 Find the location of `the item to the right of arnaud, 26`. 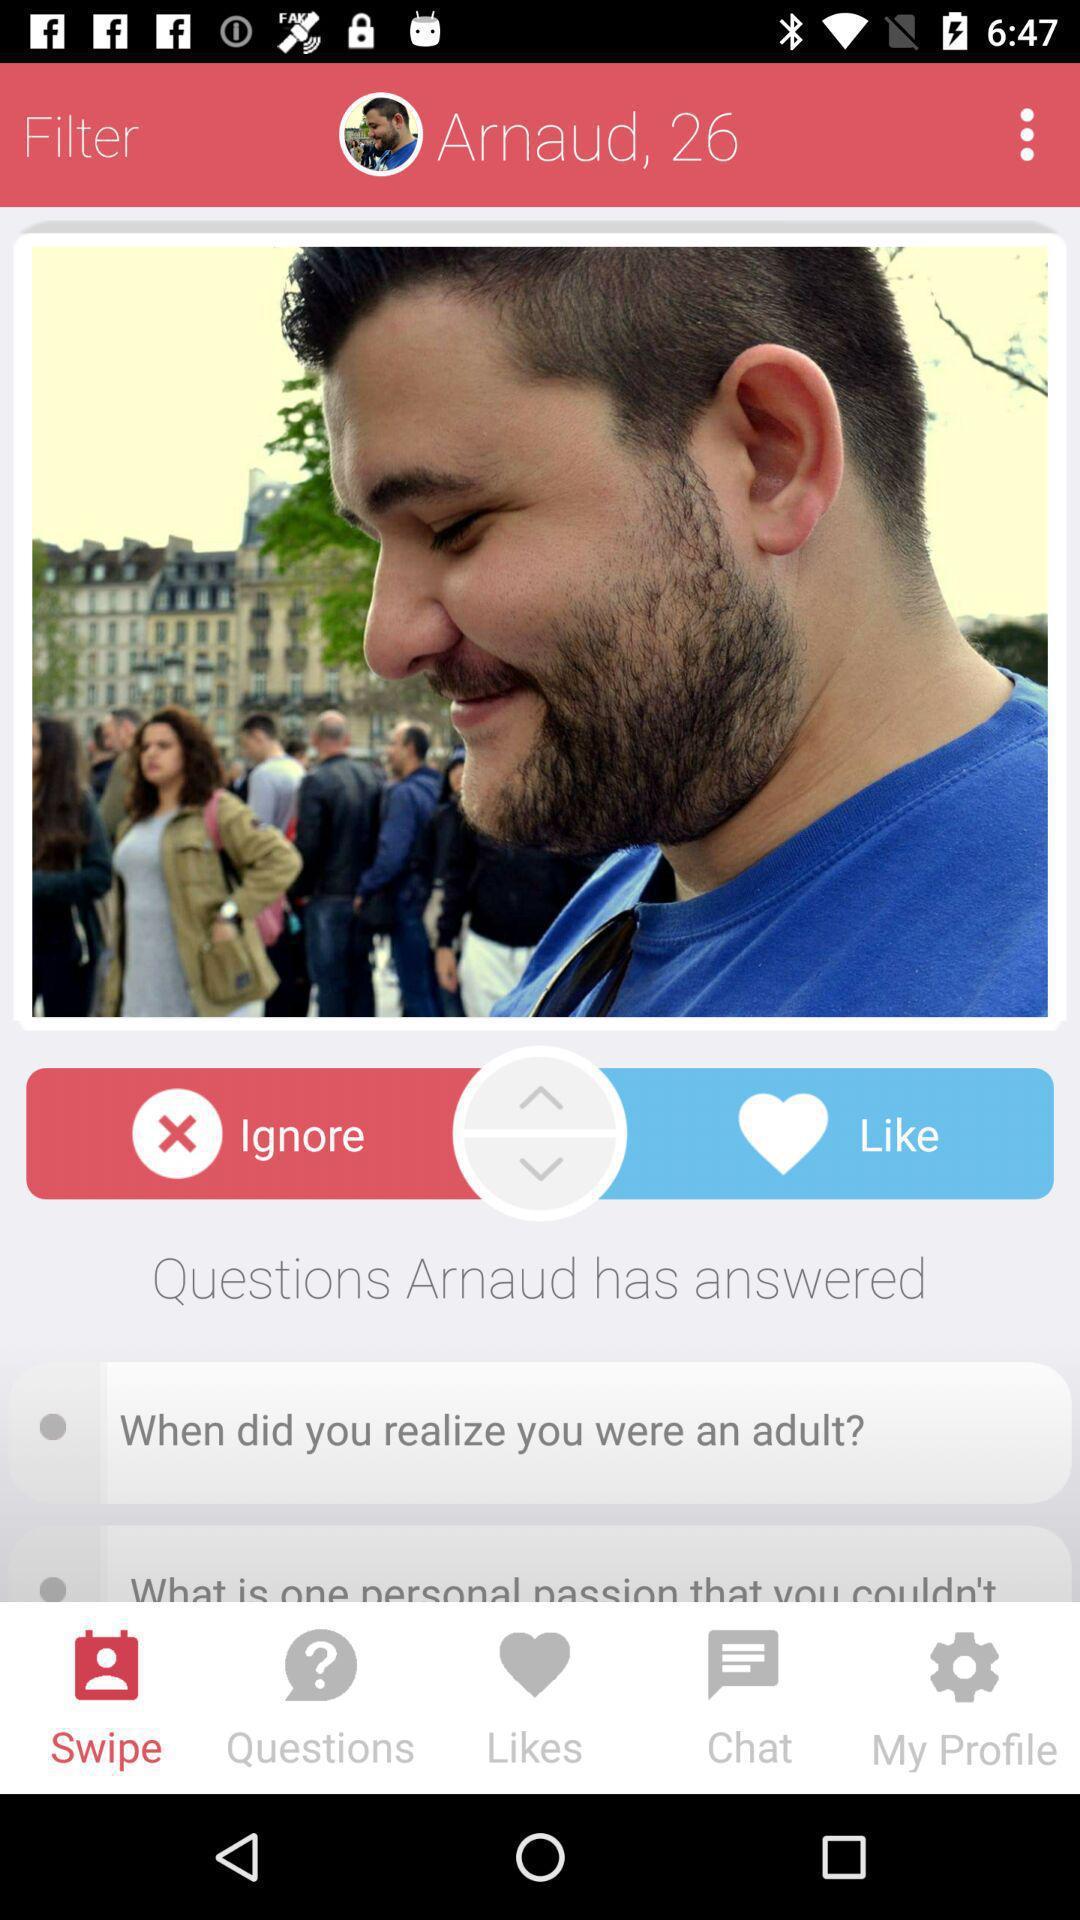

the item to the right of arnaud, 26 is located at coordinates (1027, 133).